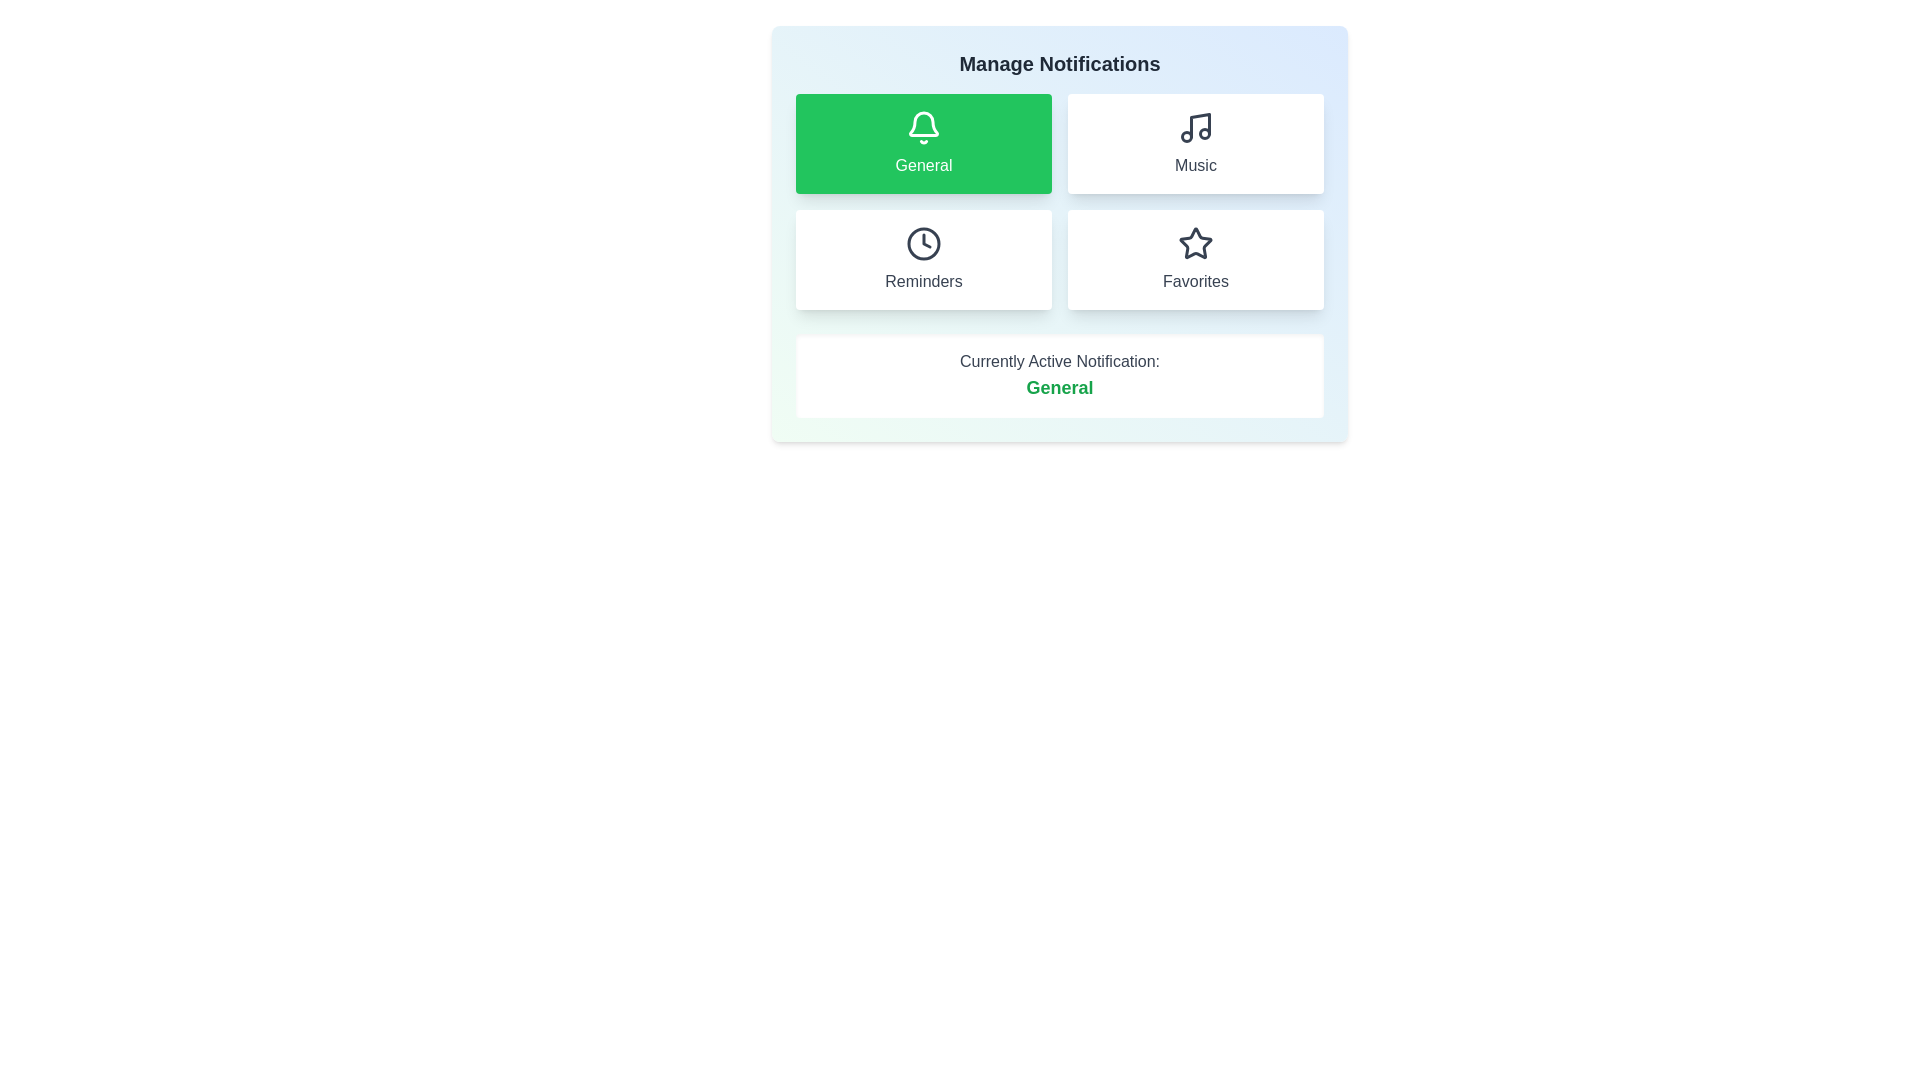 The width and height of the screenshot is (1920, 1080). What do you see at coordinates (1195, 142) in the screenshot?
I see `the notification category Music` at bounding box center [1195, 142].